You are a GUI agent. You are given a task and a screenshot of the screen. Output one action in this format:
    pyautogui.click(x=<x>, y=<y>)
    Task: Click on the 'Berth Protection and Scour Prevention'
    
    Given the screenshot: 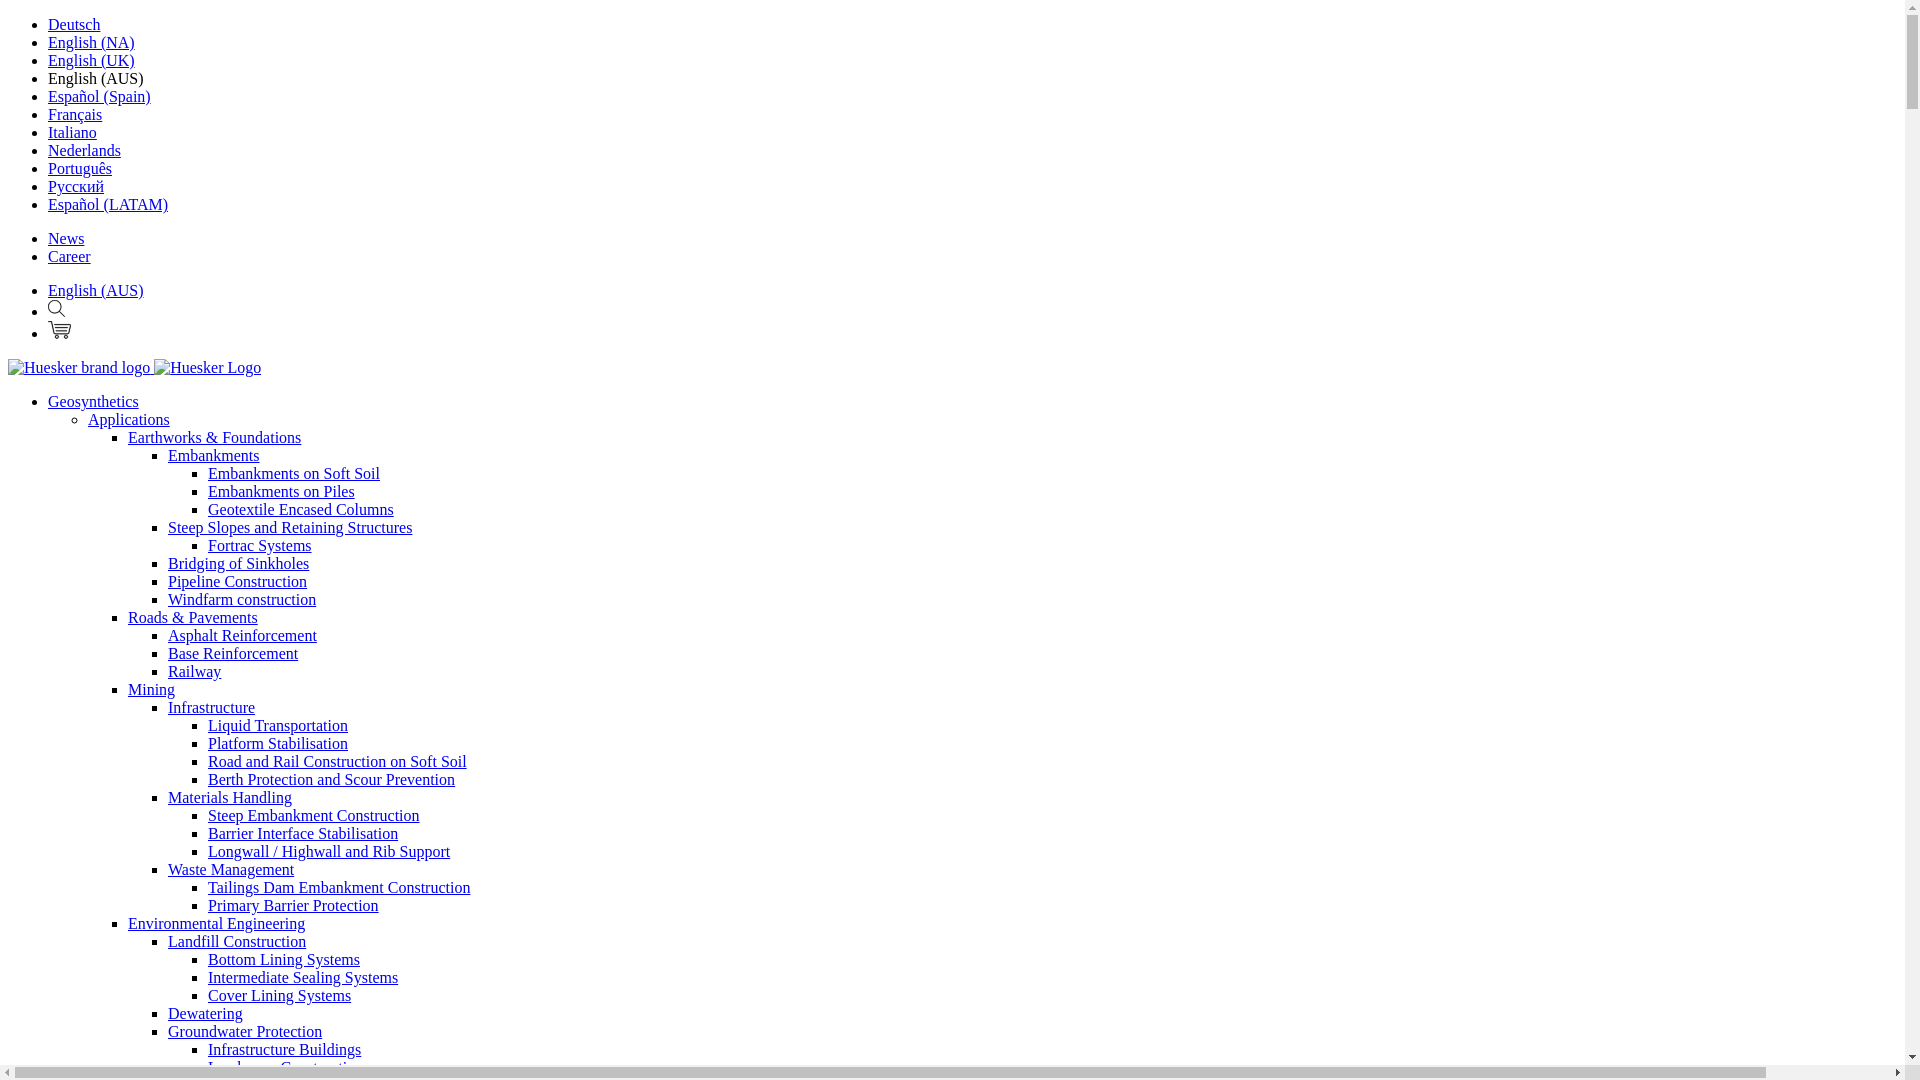 What is the action you would take?
    pyautogui.click(x=207, y=778)
    